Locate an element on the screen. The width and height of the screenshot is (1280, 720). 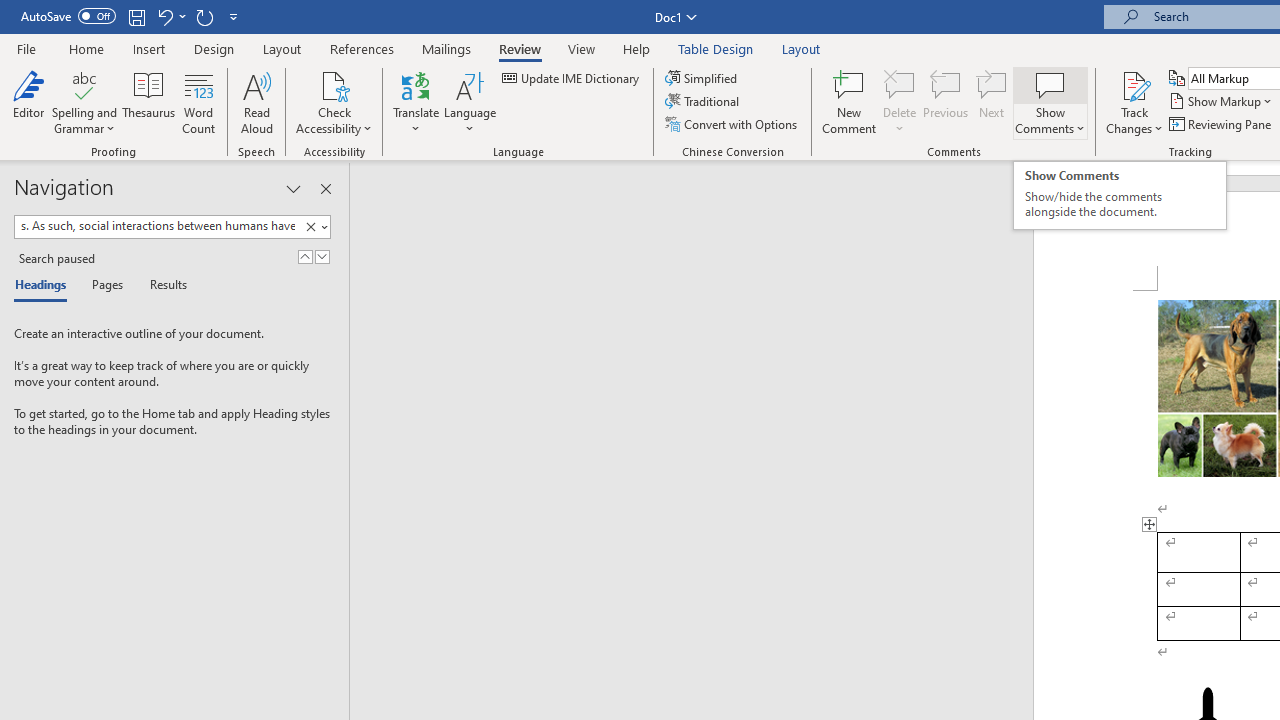
'Pages' is located at coordinates (104, 286).